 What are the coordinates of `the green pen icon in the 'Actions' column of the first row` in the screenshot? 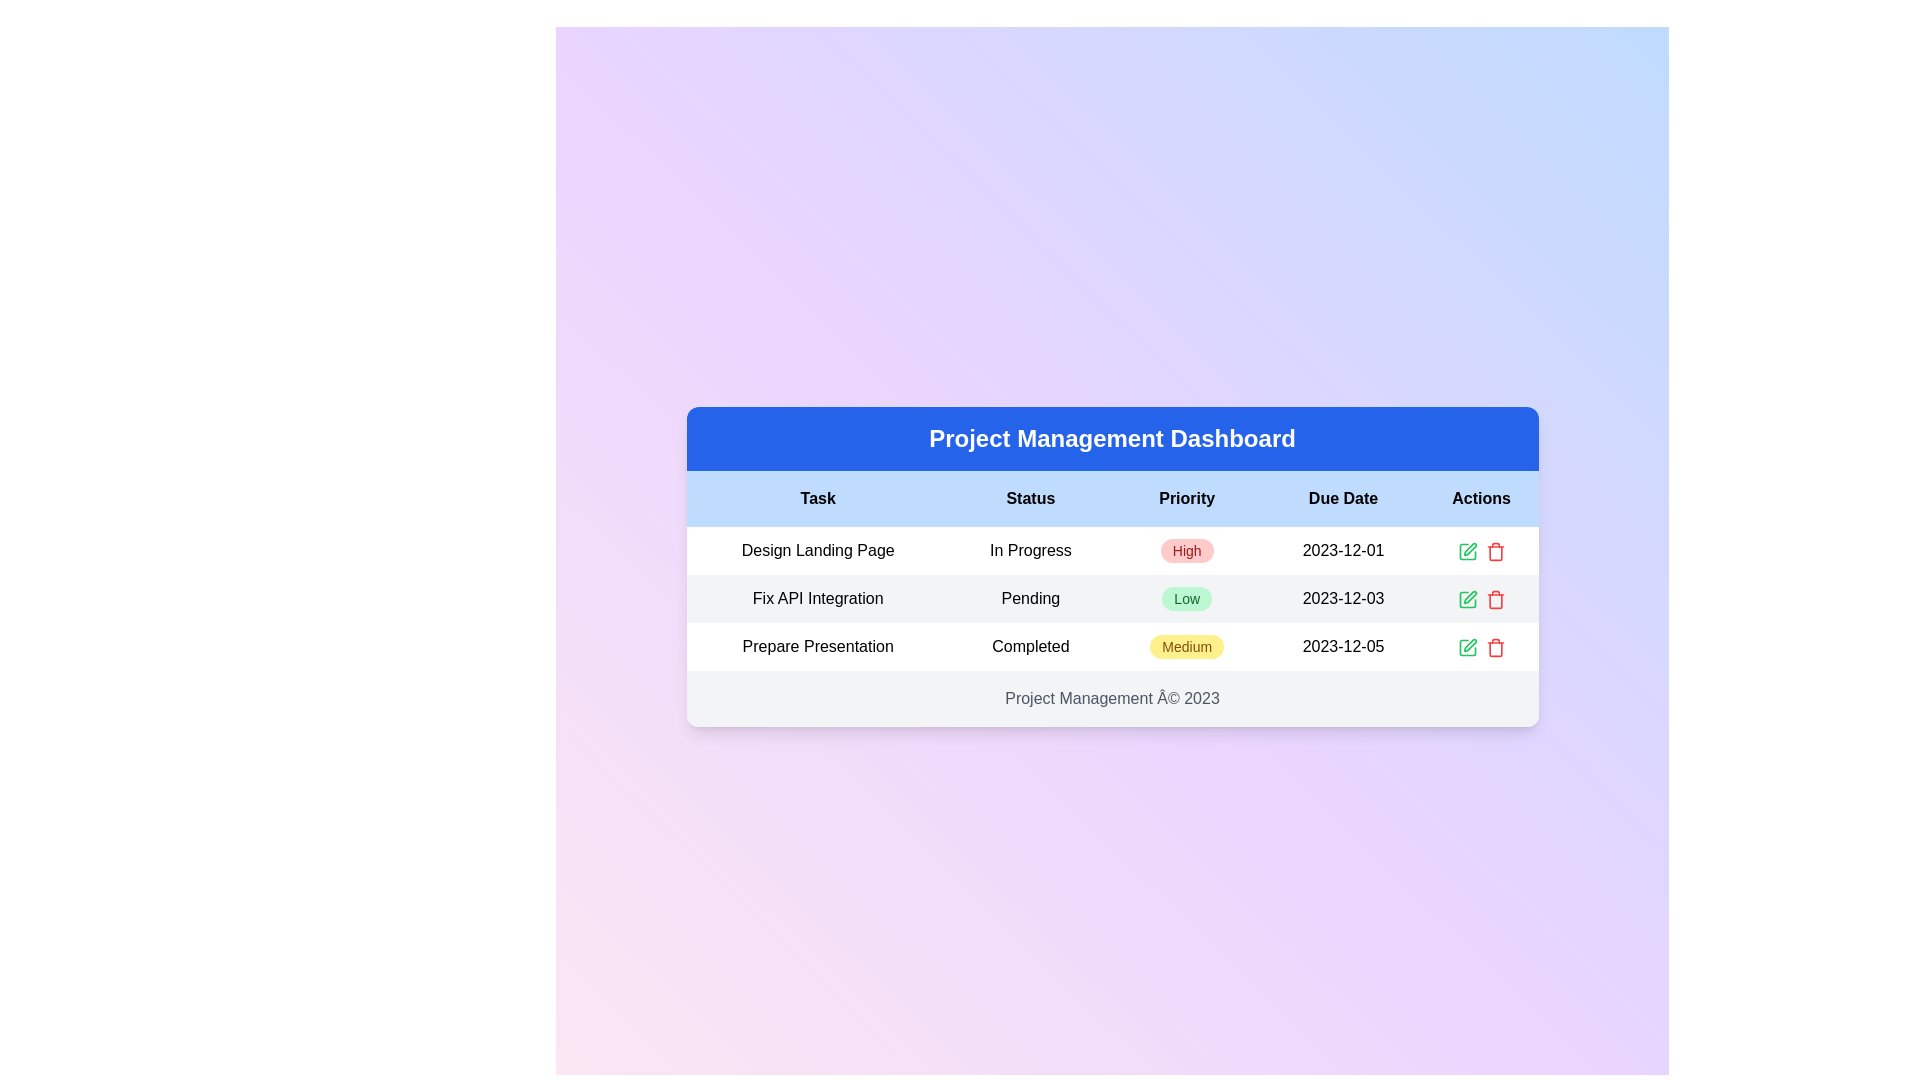 It's located at (1467, 551).